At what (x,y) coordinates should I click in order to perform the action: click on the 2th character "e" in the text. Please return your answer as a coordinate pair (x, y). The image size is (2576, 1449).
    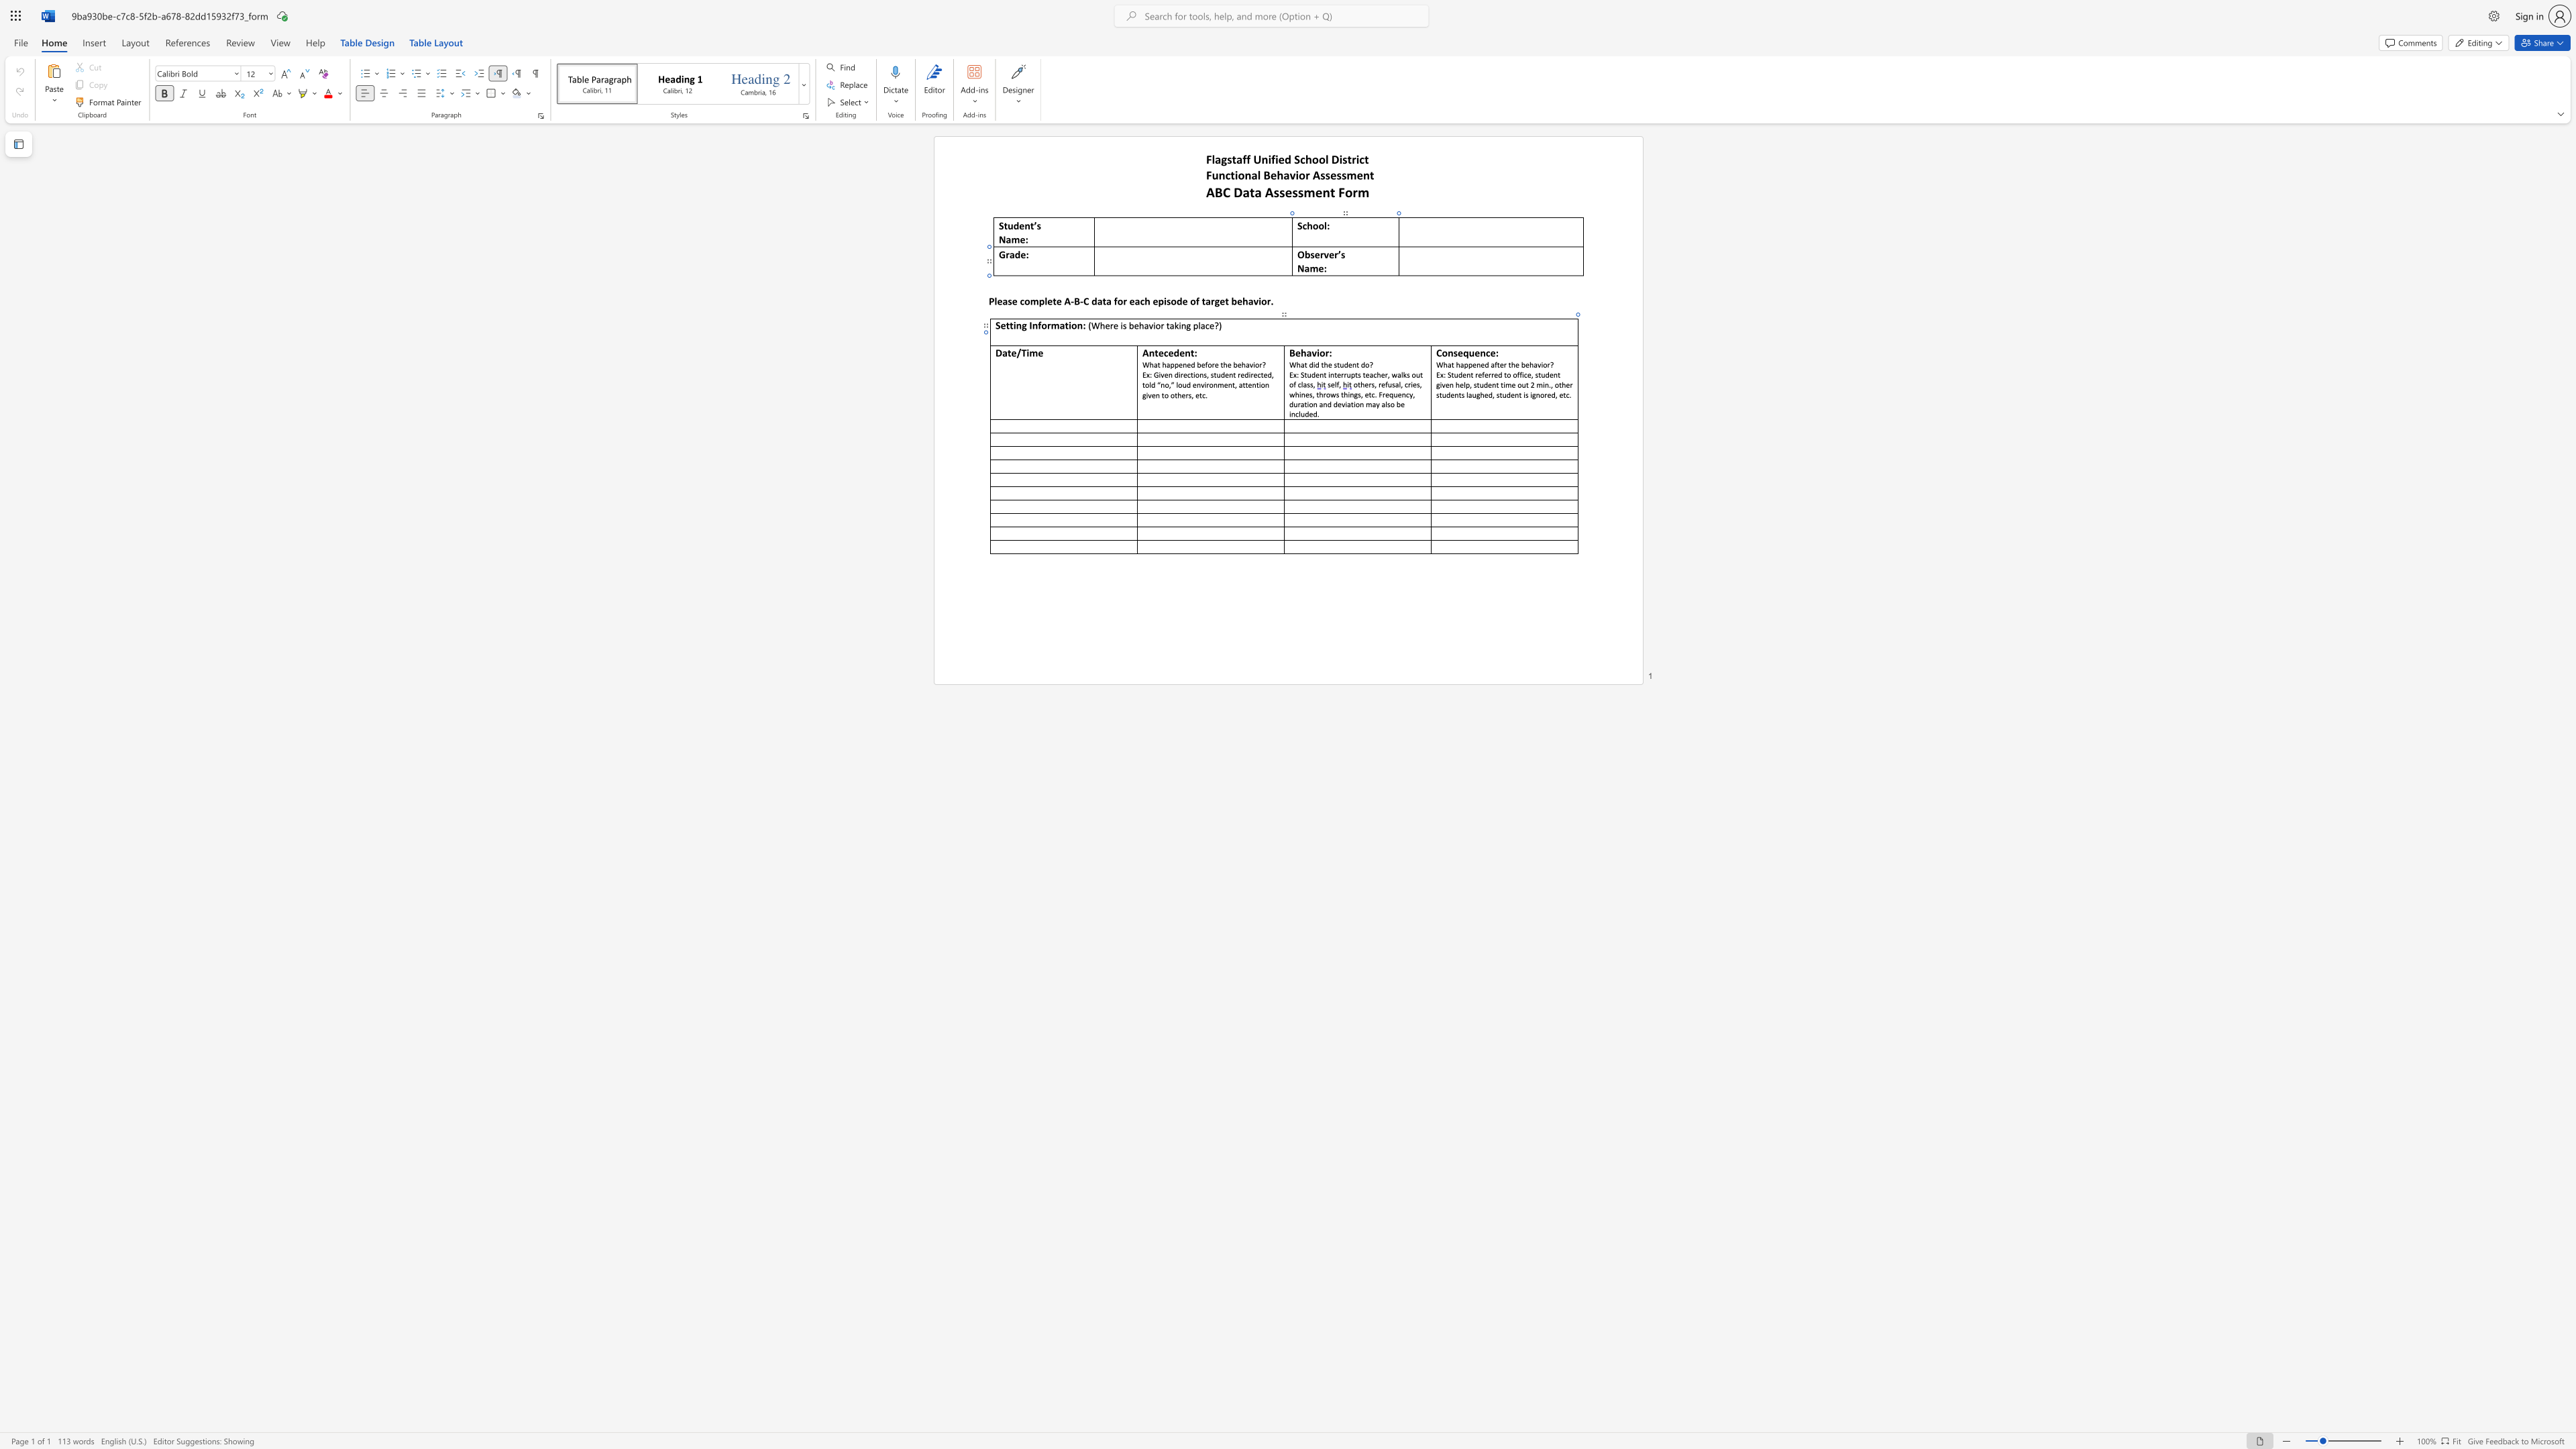
    Looking at the image, I should click on (1169, 353).